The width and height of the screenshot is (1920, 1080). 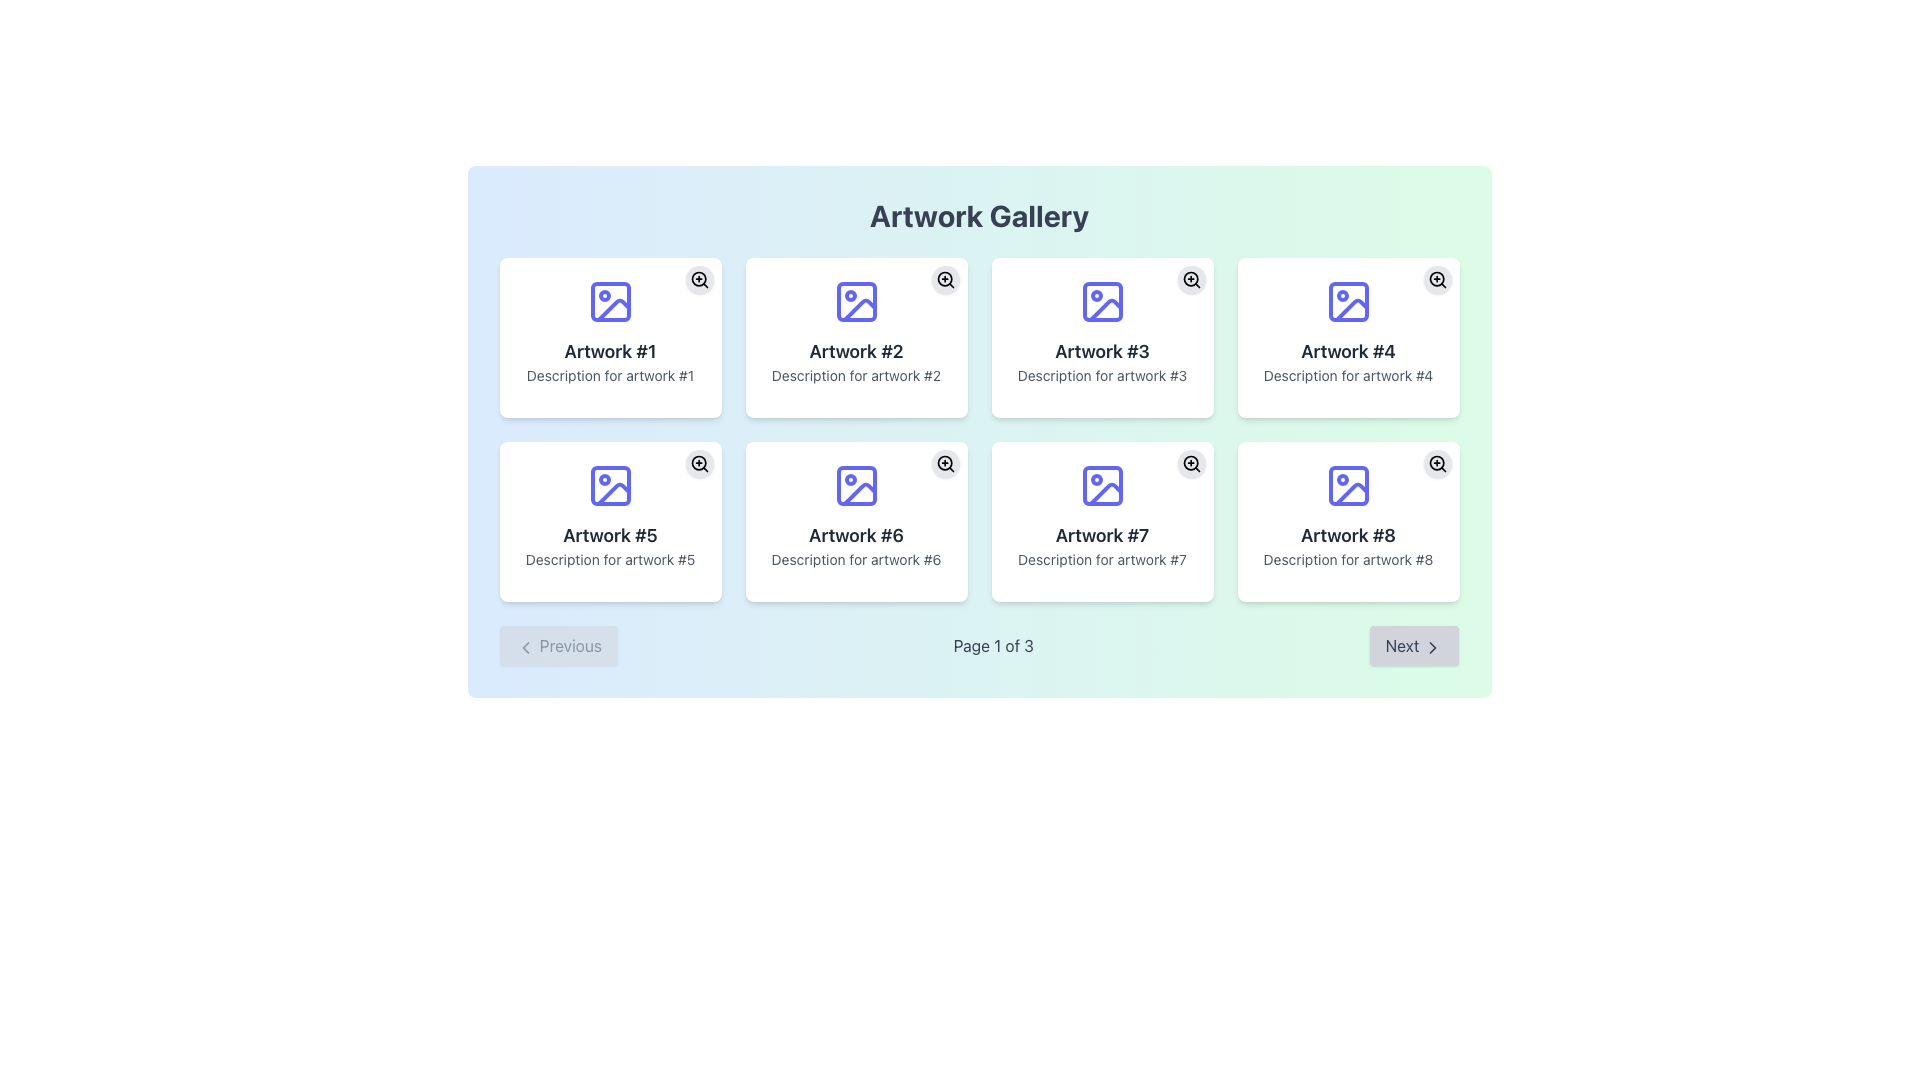 What do you see at coordinates (609, 520) in the screenshot?
I see `on the display card showcasing 'Artwork #5', which is positioned in the second row of a four-column grid layout` at bounding box center [609, 520].